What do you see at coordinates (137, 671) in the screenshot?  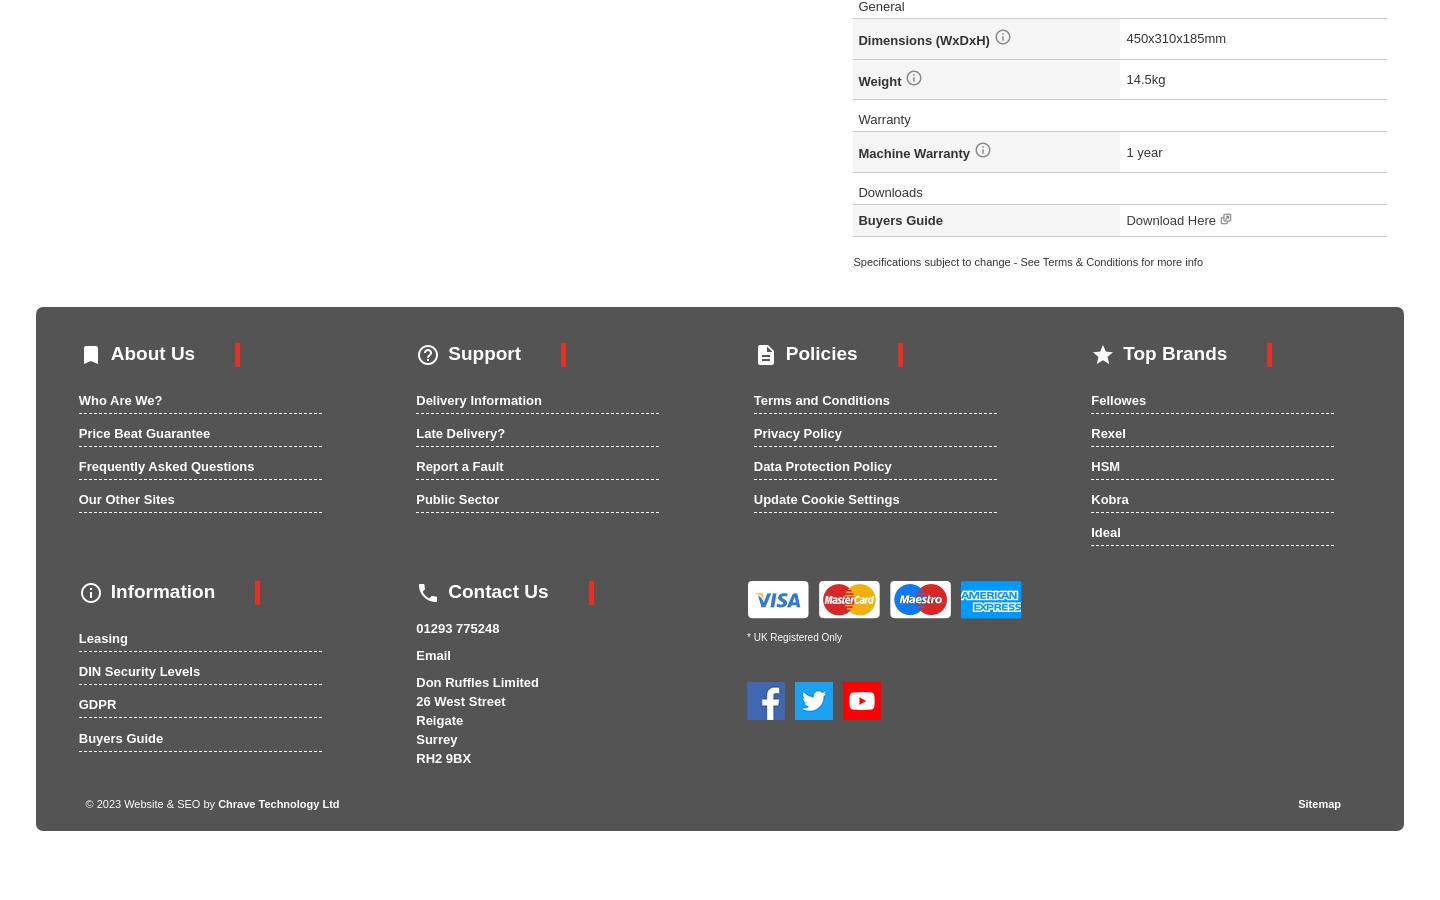 I see `'DIN Security Levels'` at bounding box center [137, 671].